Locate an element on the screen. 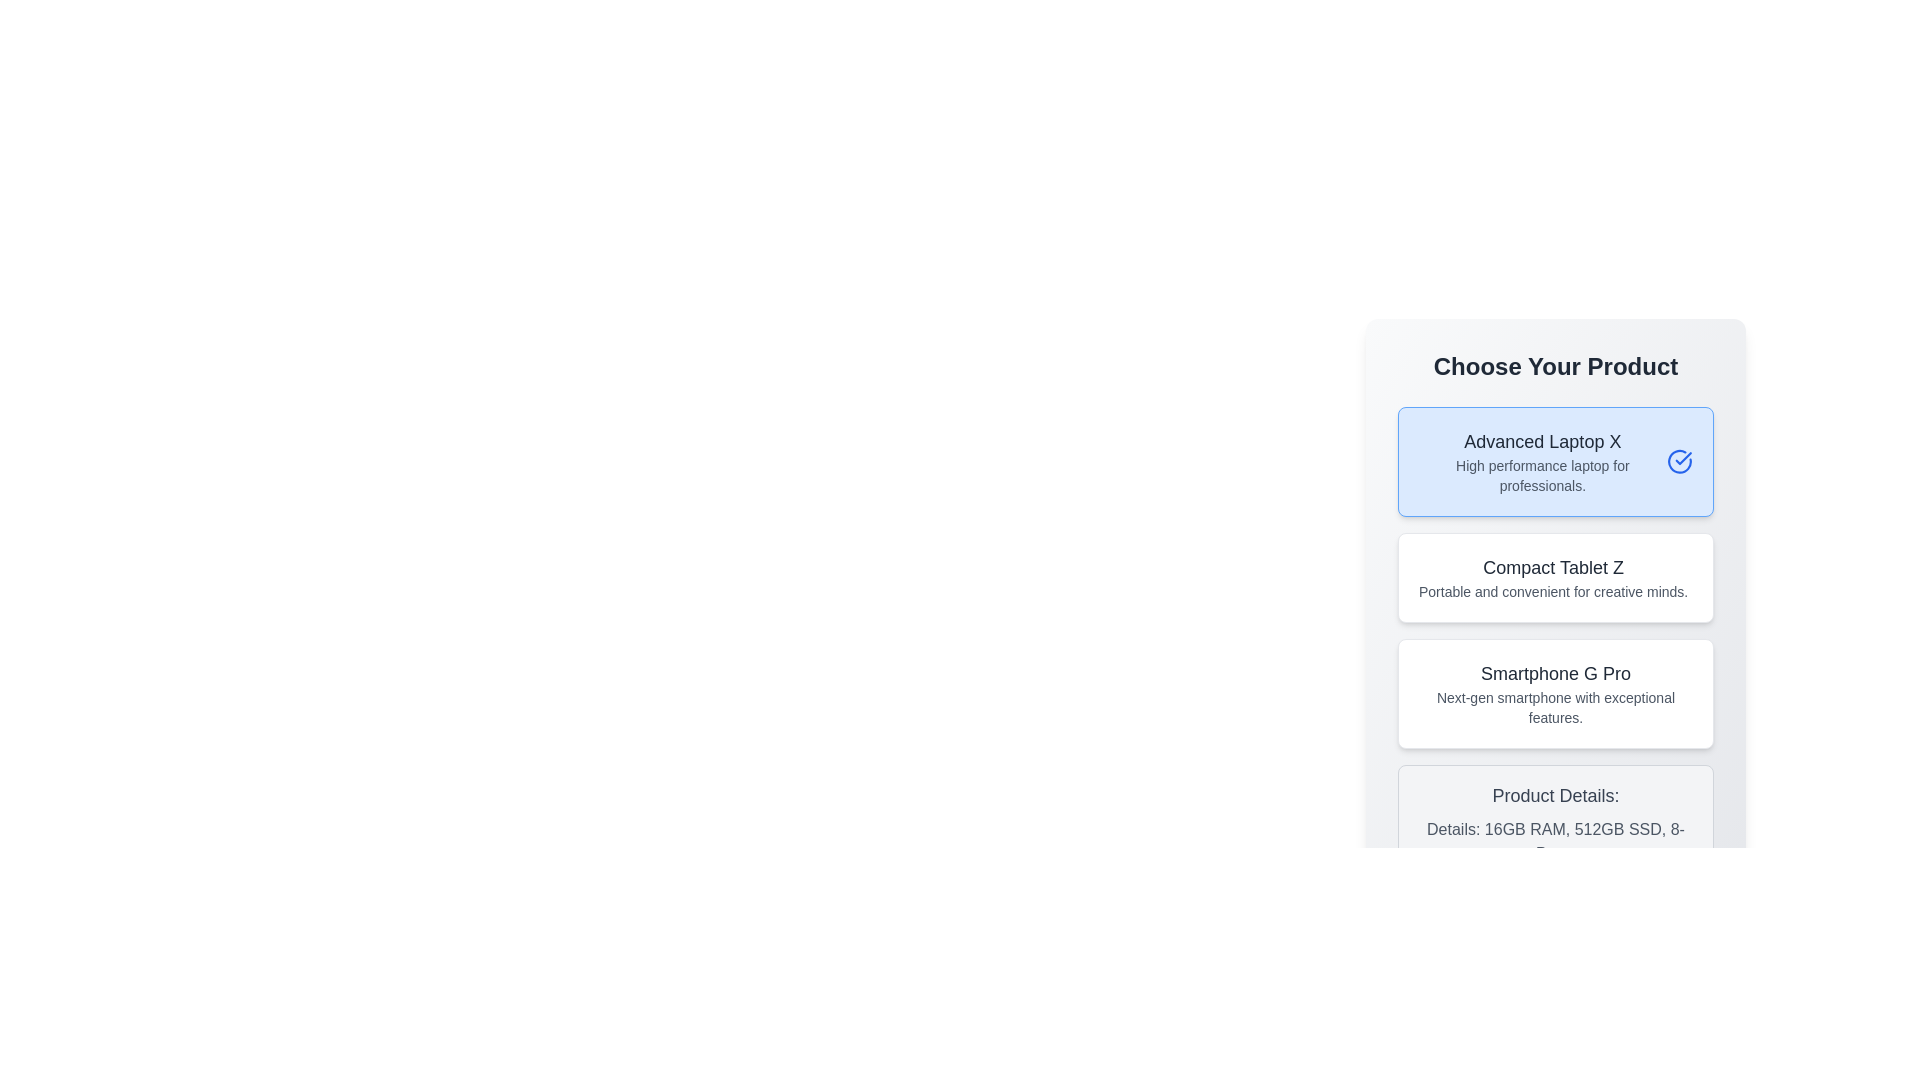 Image resolution: width=1920 pixels, height=1080 pixels. text label and description for the product 'Compact Tablet Z' located on the second product card in a vertical list of selectable cards is located at coordinates (1552, 578).